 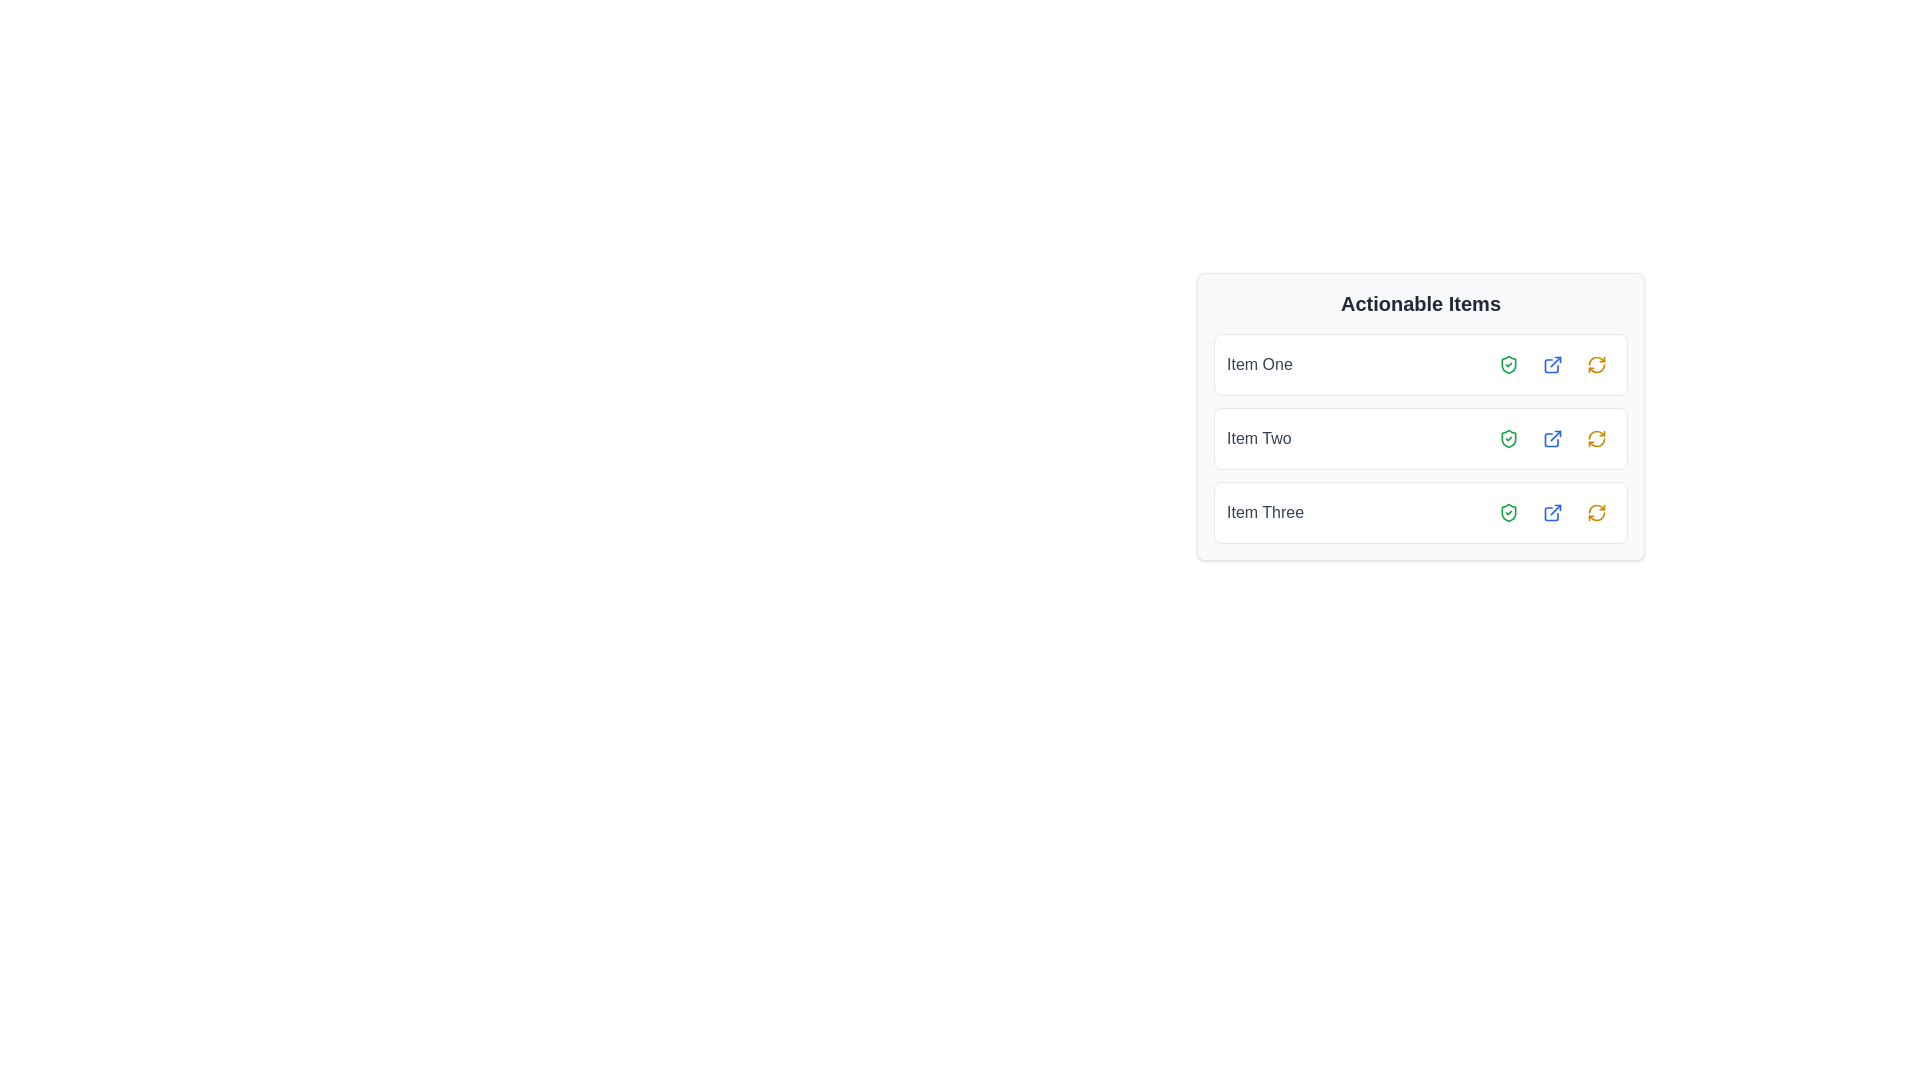 What do you see at coordinates (1596, 438) in the screenshot?
I see `the refresh icon button located at the far right of the second row in the 'Actionable Items' section to refresh or reload the associated item` at bounding box center [1596, 438].